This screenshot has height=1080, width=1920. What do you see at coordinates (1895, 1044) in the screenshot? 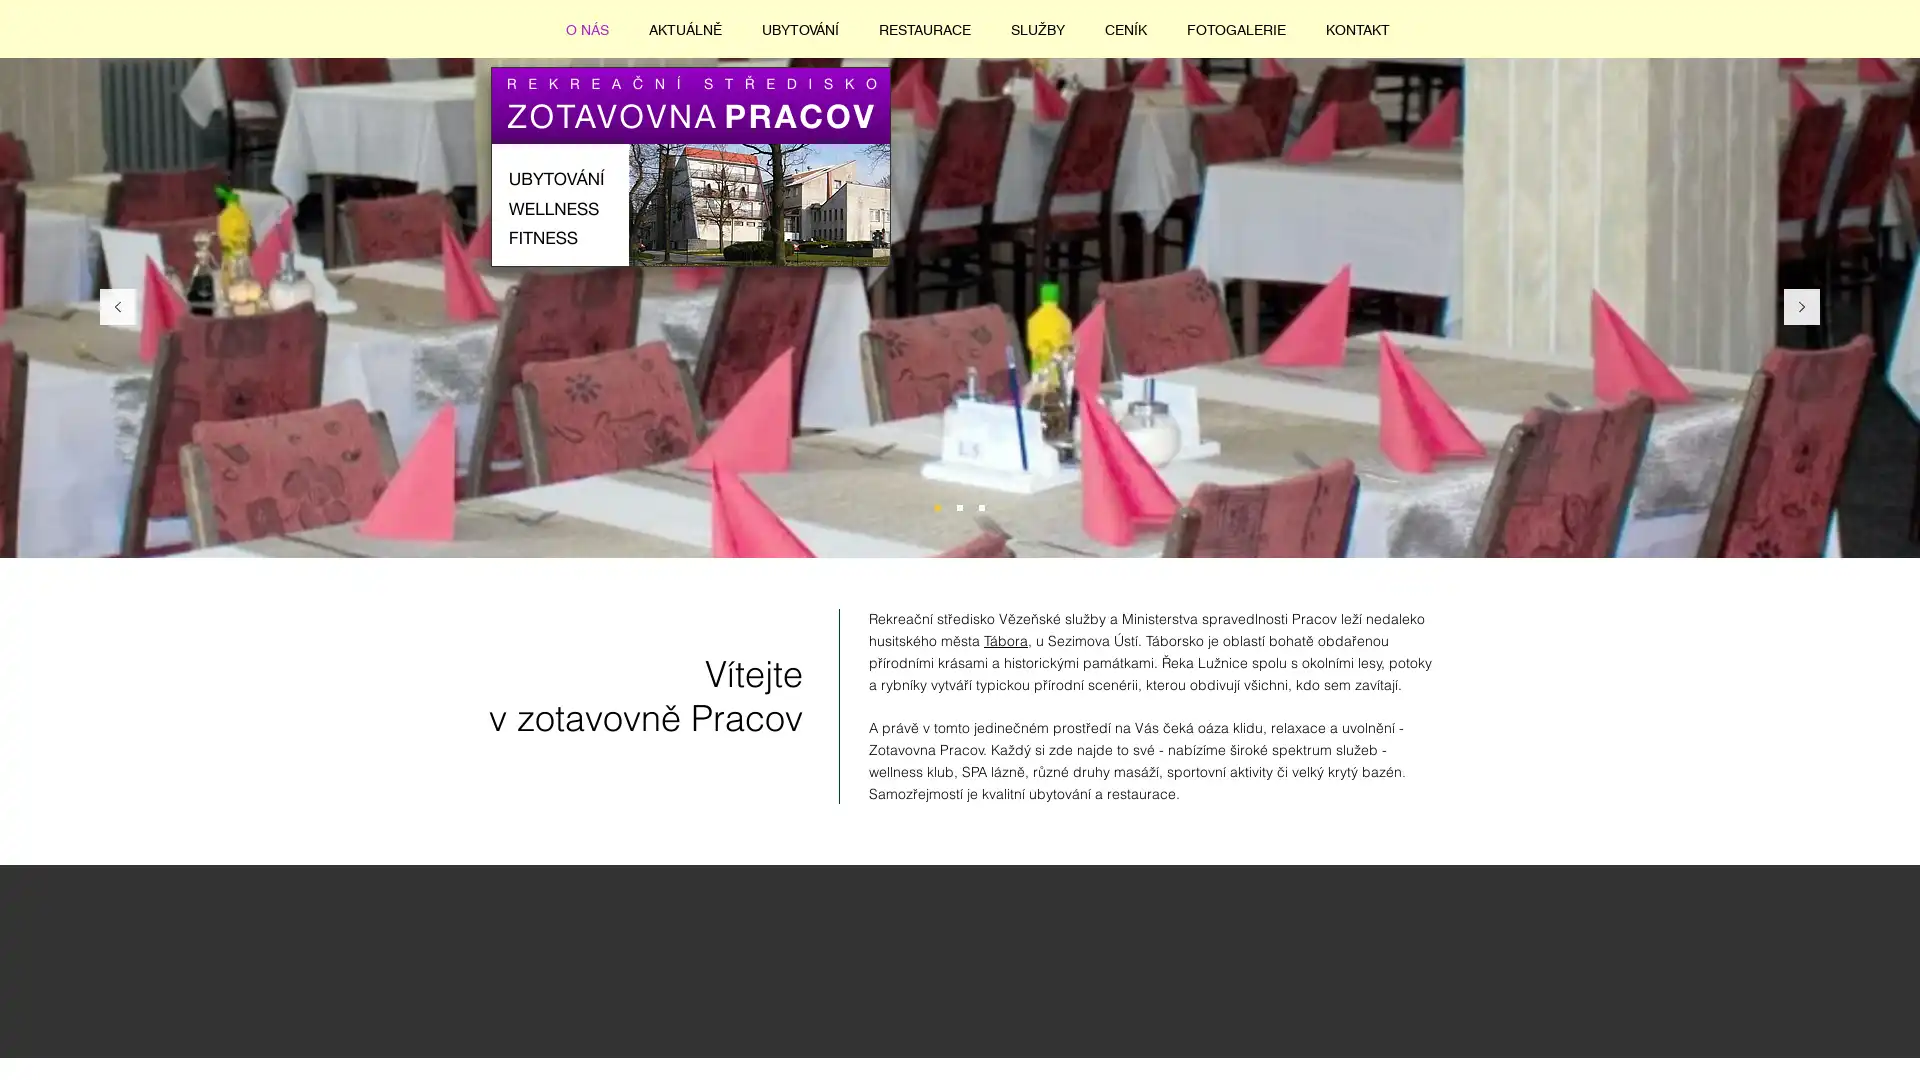
I see `Zavrit` at bounding box center [1895, 1044].